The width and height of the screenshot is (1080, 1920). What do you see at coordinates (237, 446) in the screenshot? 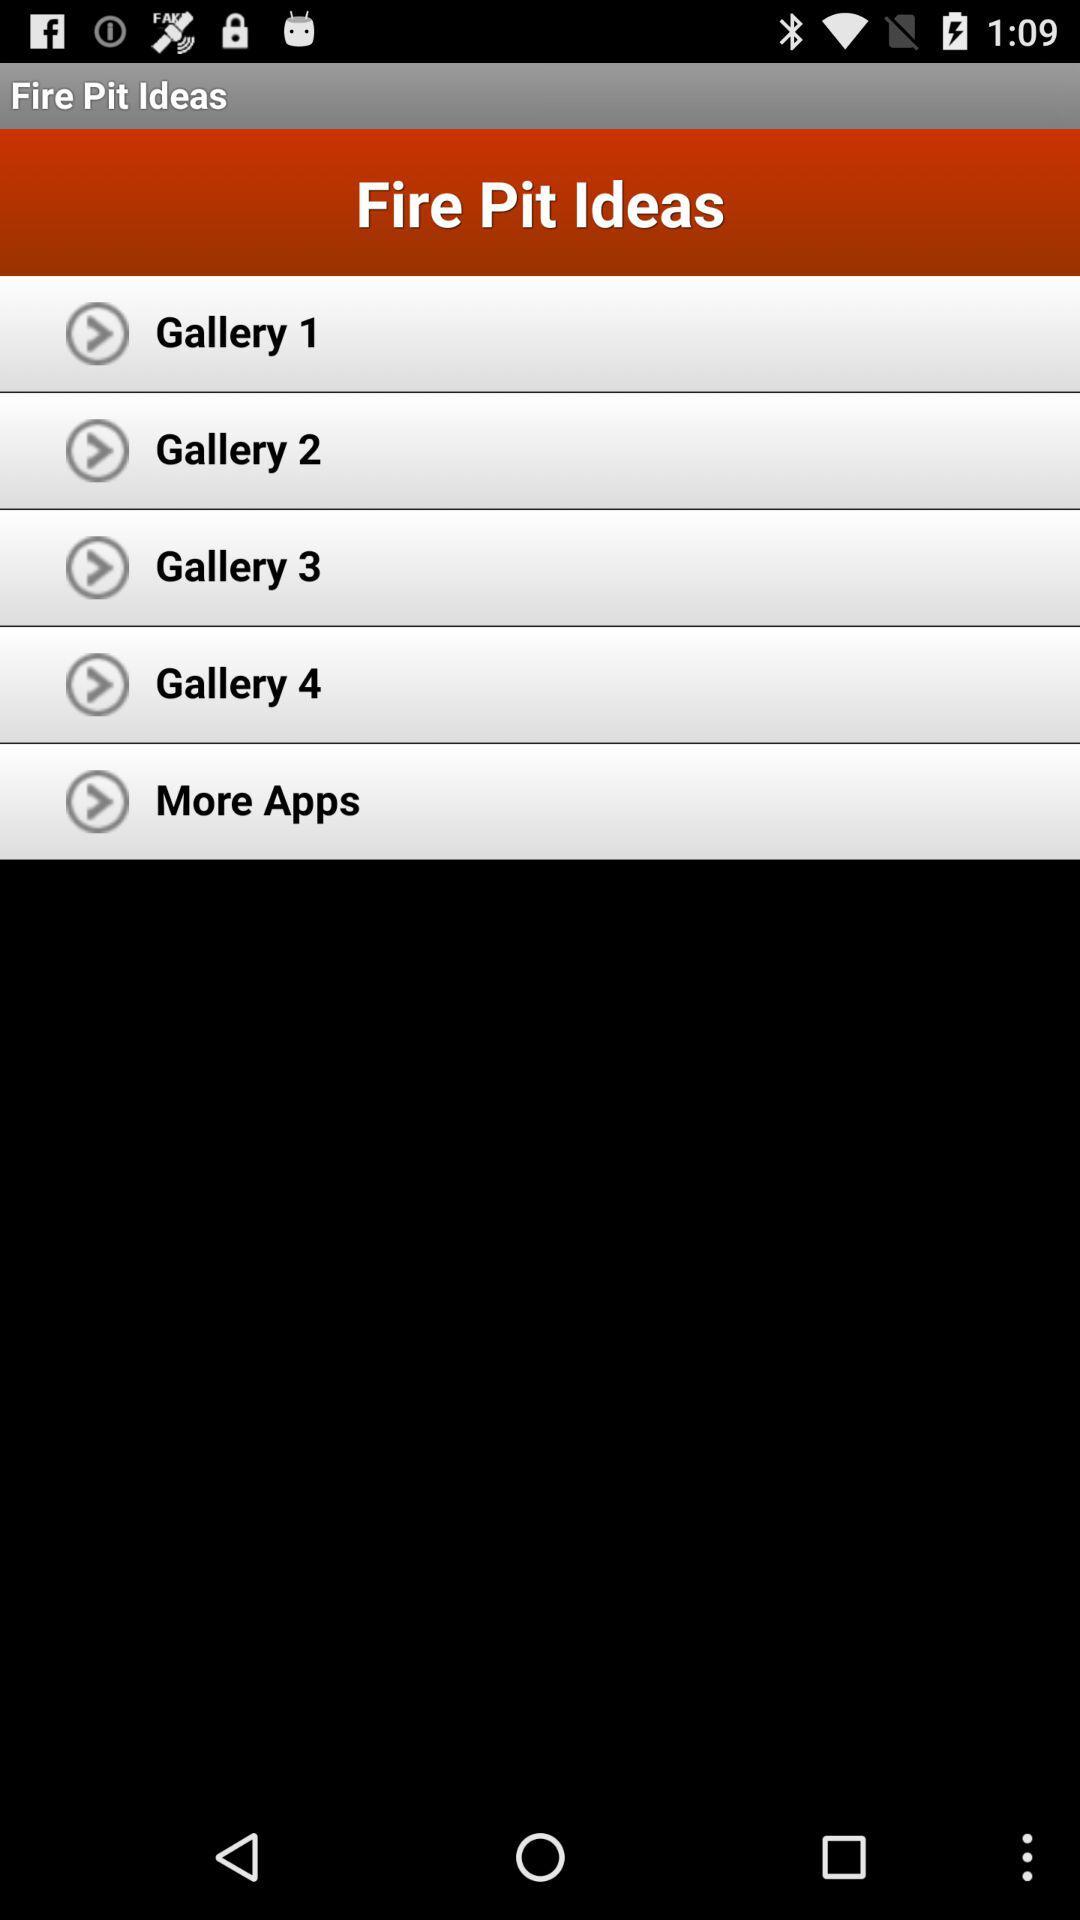
I see `icon above gallery 3 app` at bounding box center [237, 446].